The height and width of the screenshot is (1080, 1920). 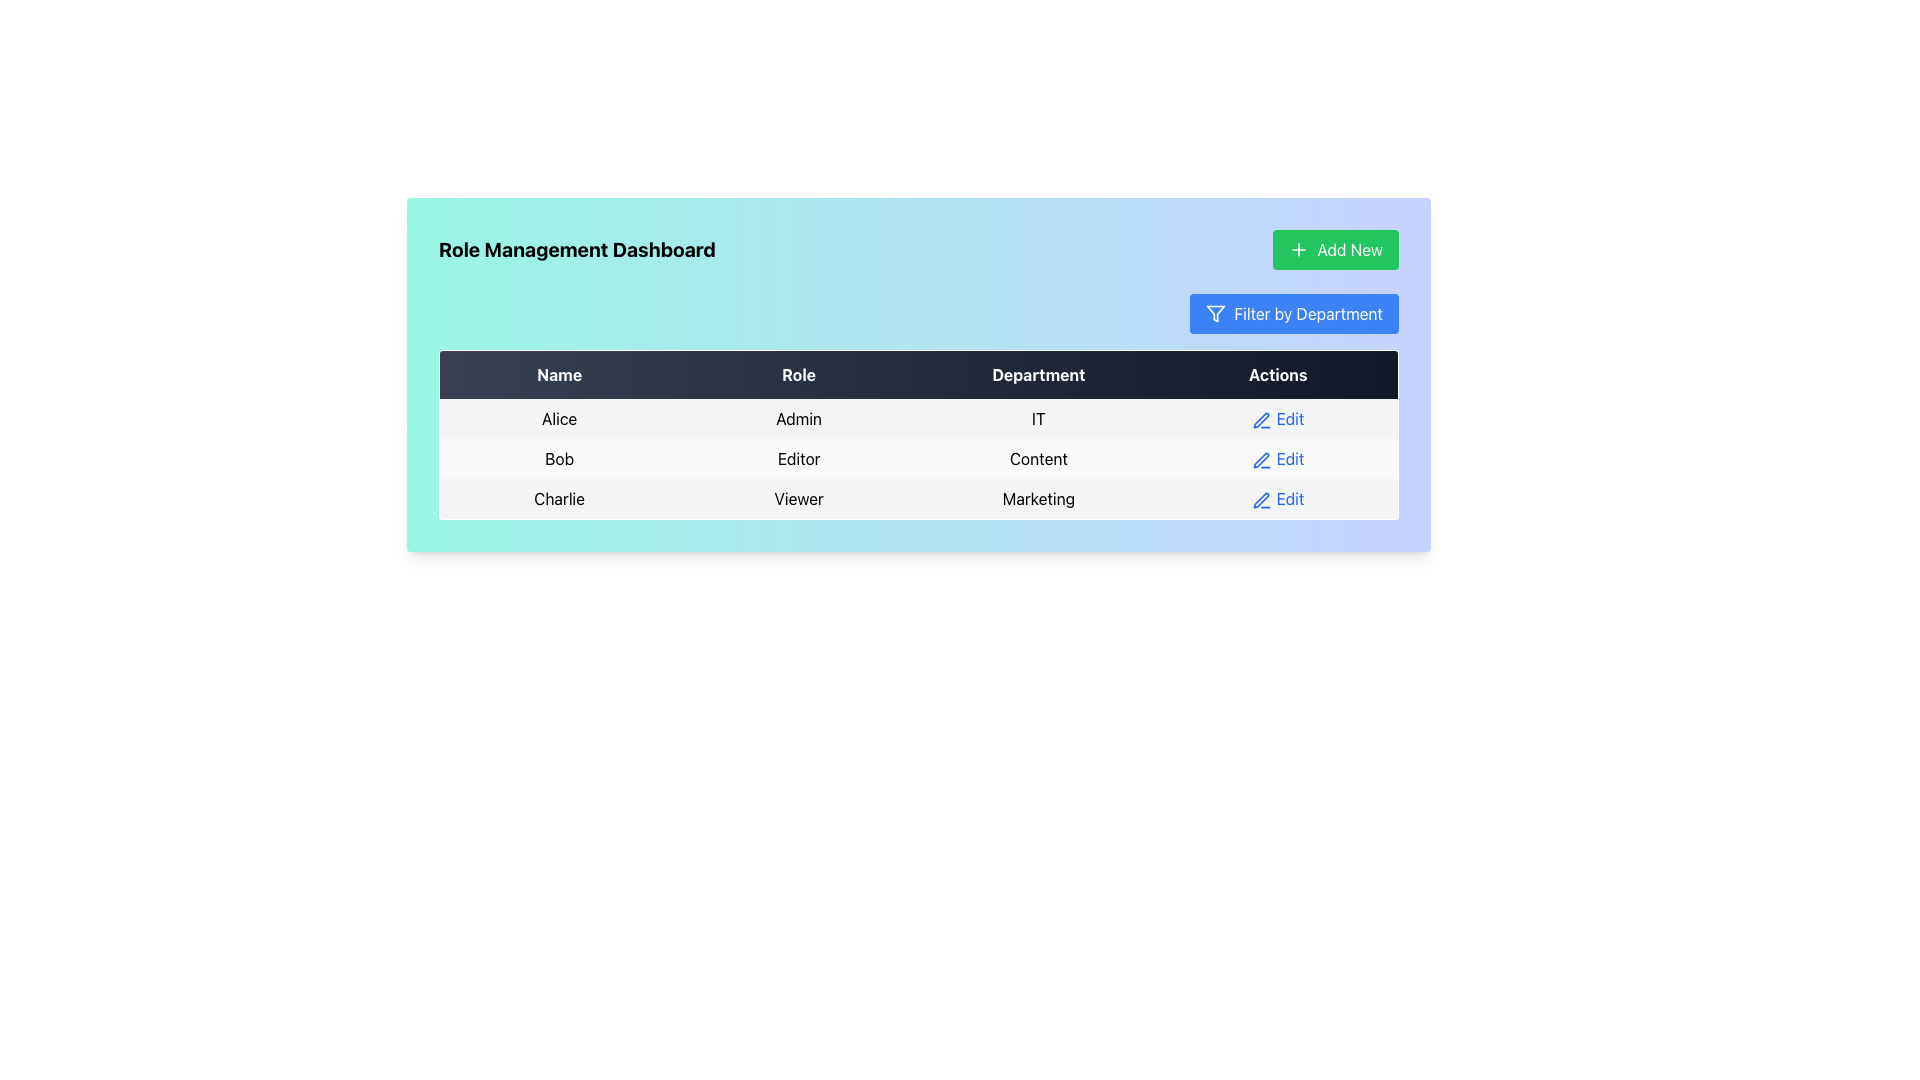 I want to click on the blue pen icon, so click(x=1261, y=499).